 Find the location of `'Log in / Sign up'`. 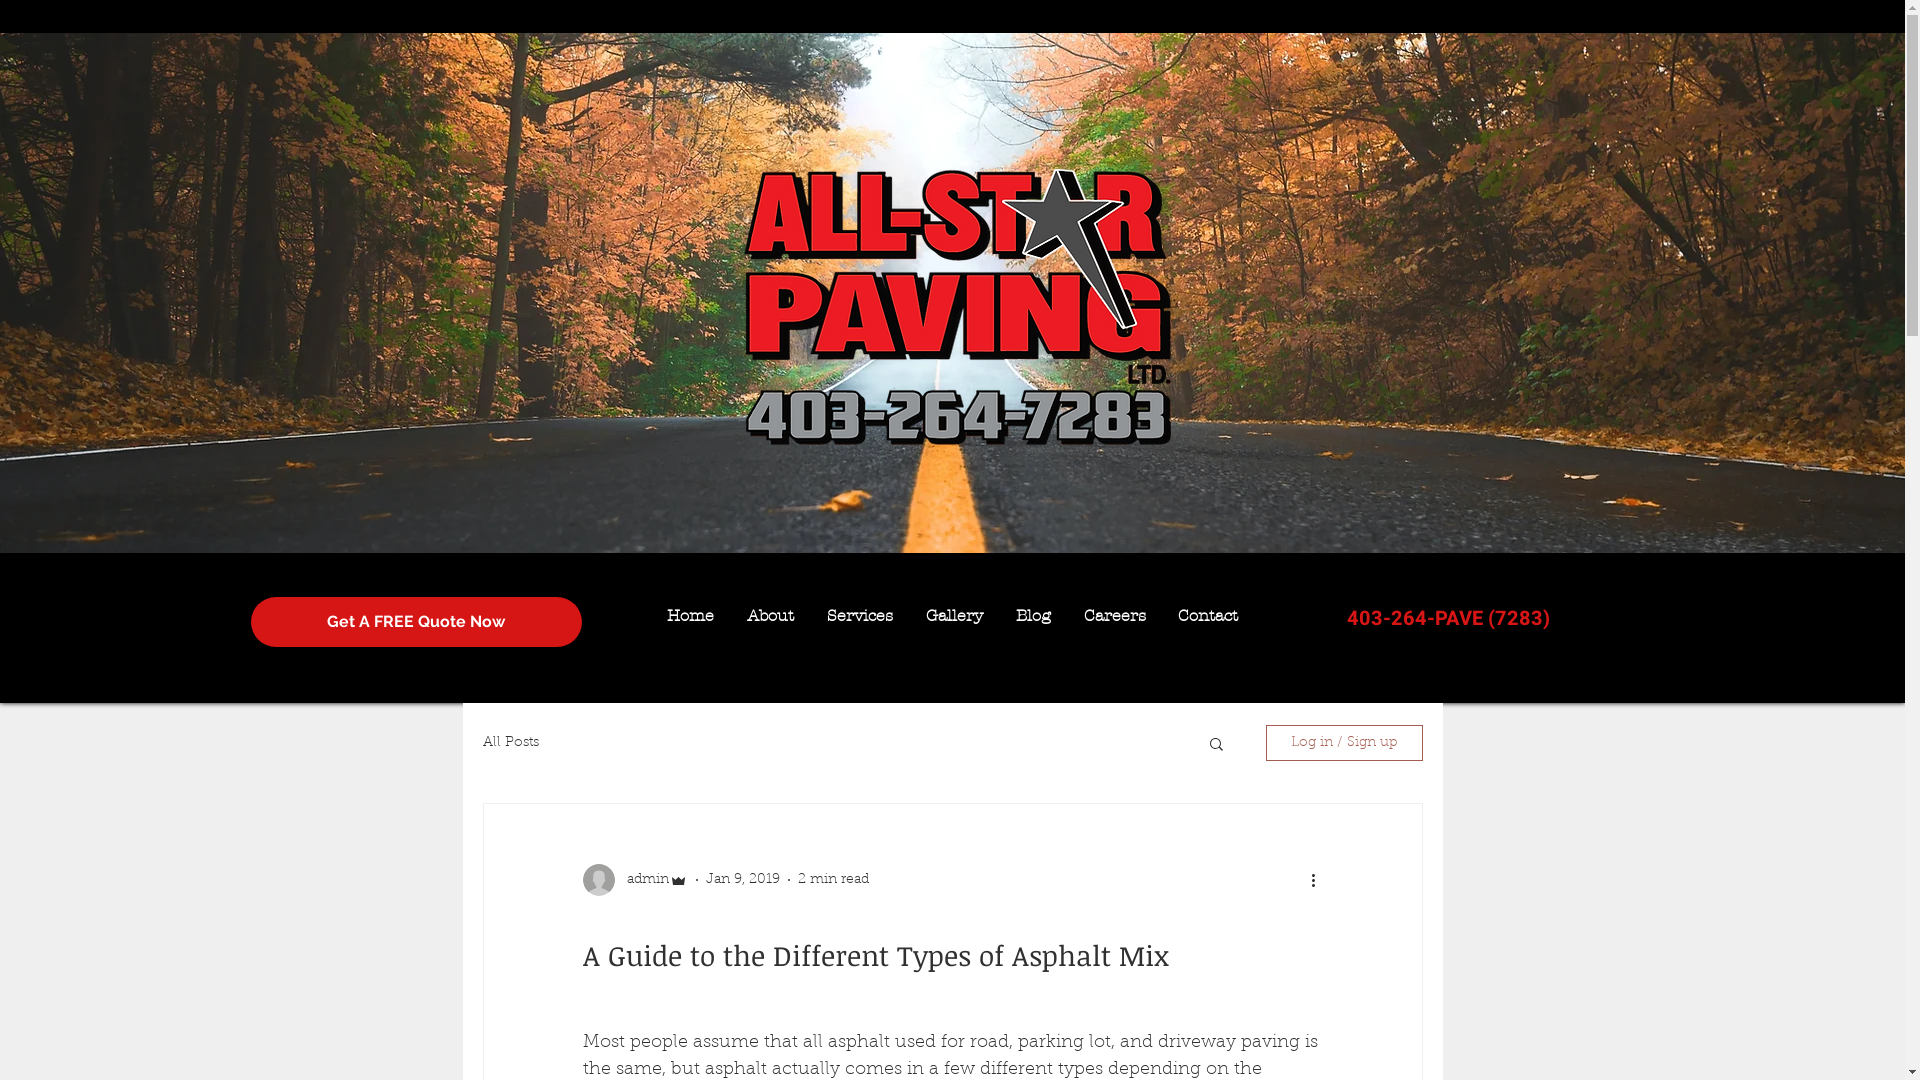

'Log in / Sign up' is located at coordinates (1265, 743).